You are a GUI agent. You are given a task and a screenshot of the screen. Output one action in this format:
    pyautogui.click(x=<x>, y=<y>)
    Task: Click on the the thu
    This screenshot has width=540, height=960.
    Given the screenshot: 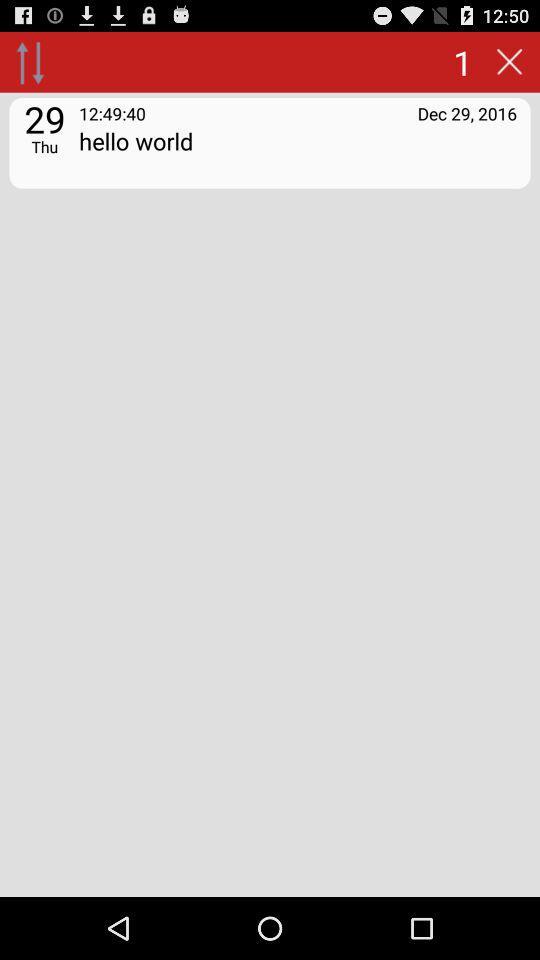 What is the action you would take?
    pyautogui.click(x=44, y=145)
    